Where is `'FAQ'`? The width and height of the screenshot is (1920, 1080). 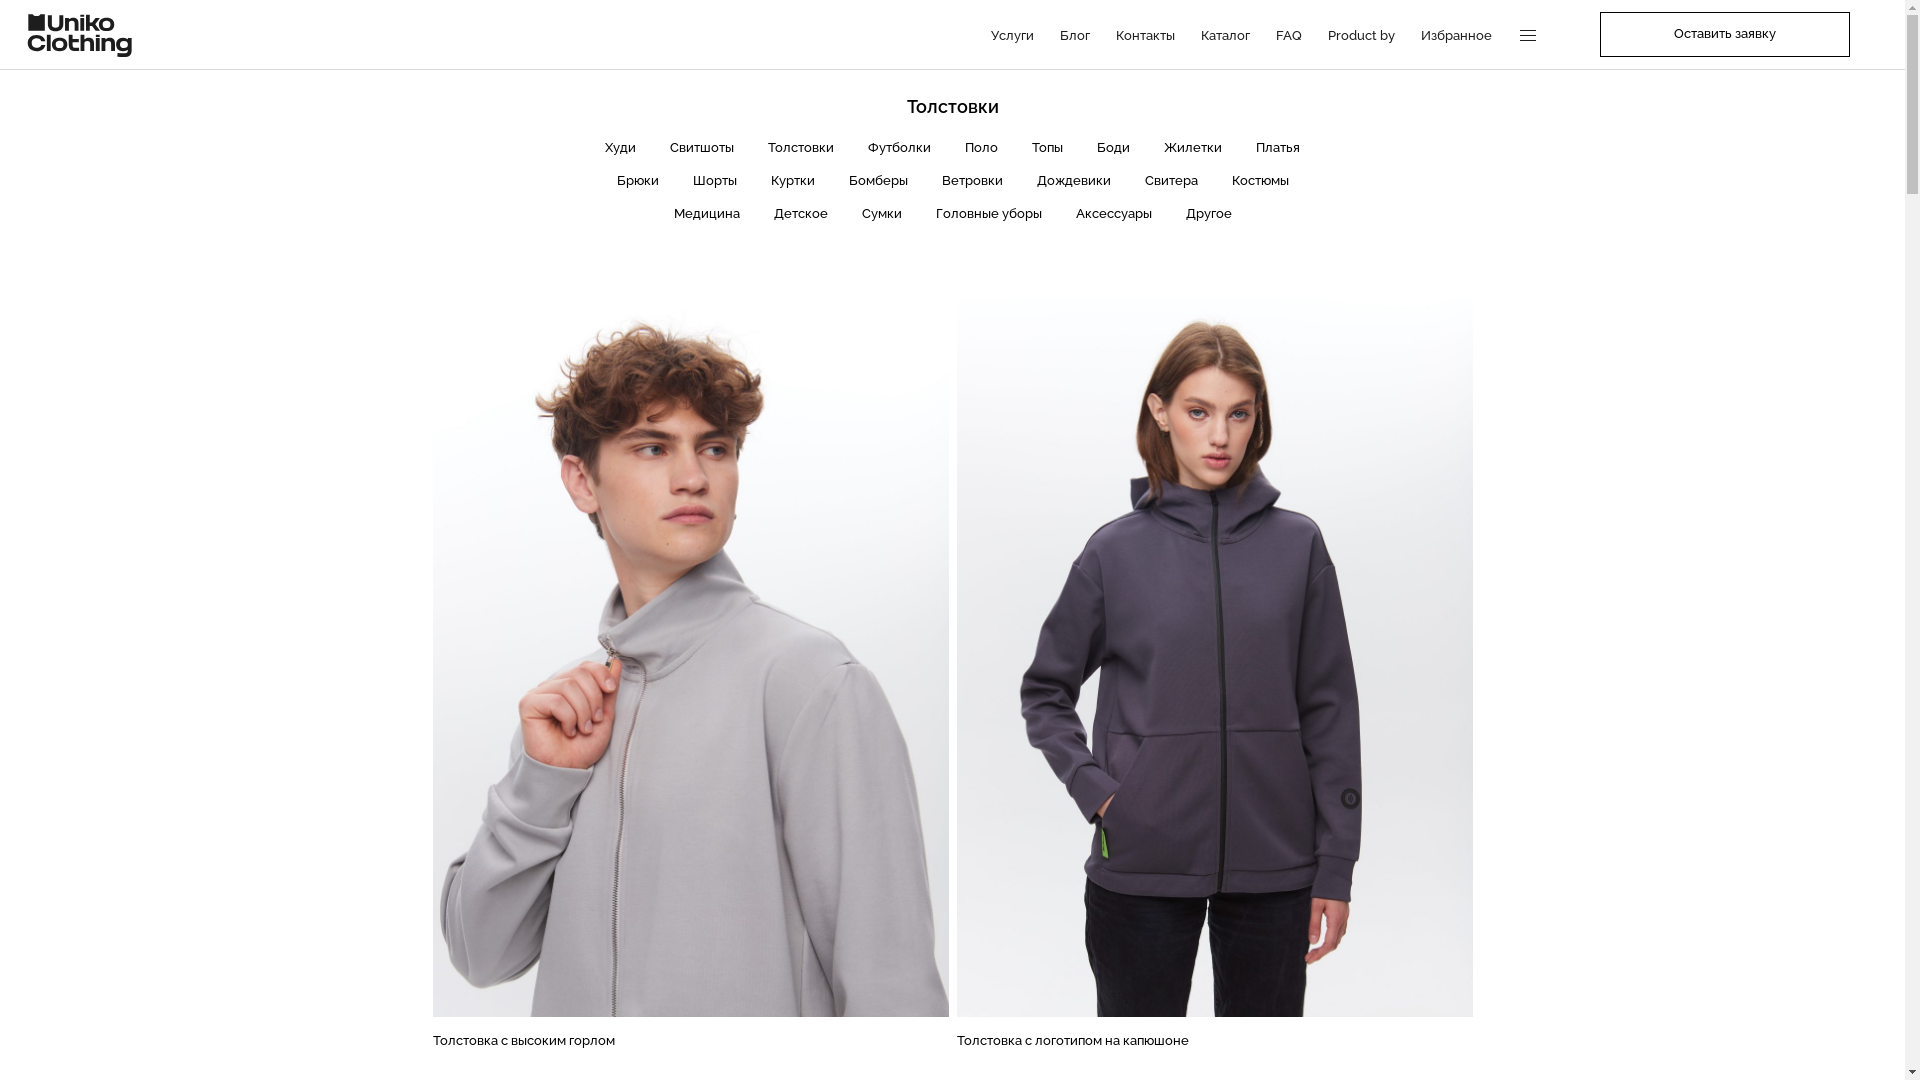
'FAQ' is located at coordinates (1271, 34).